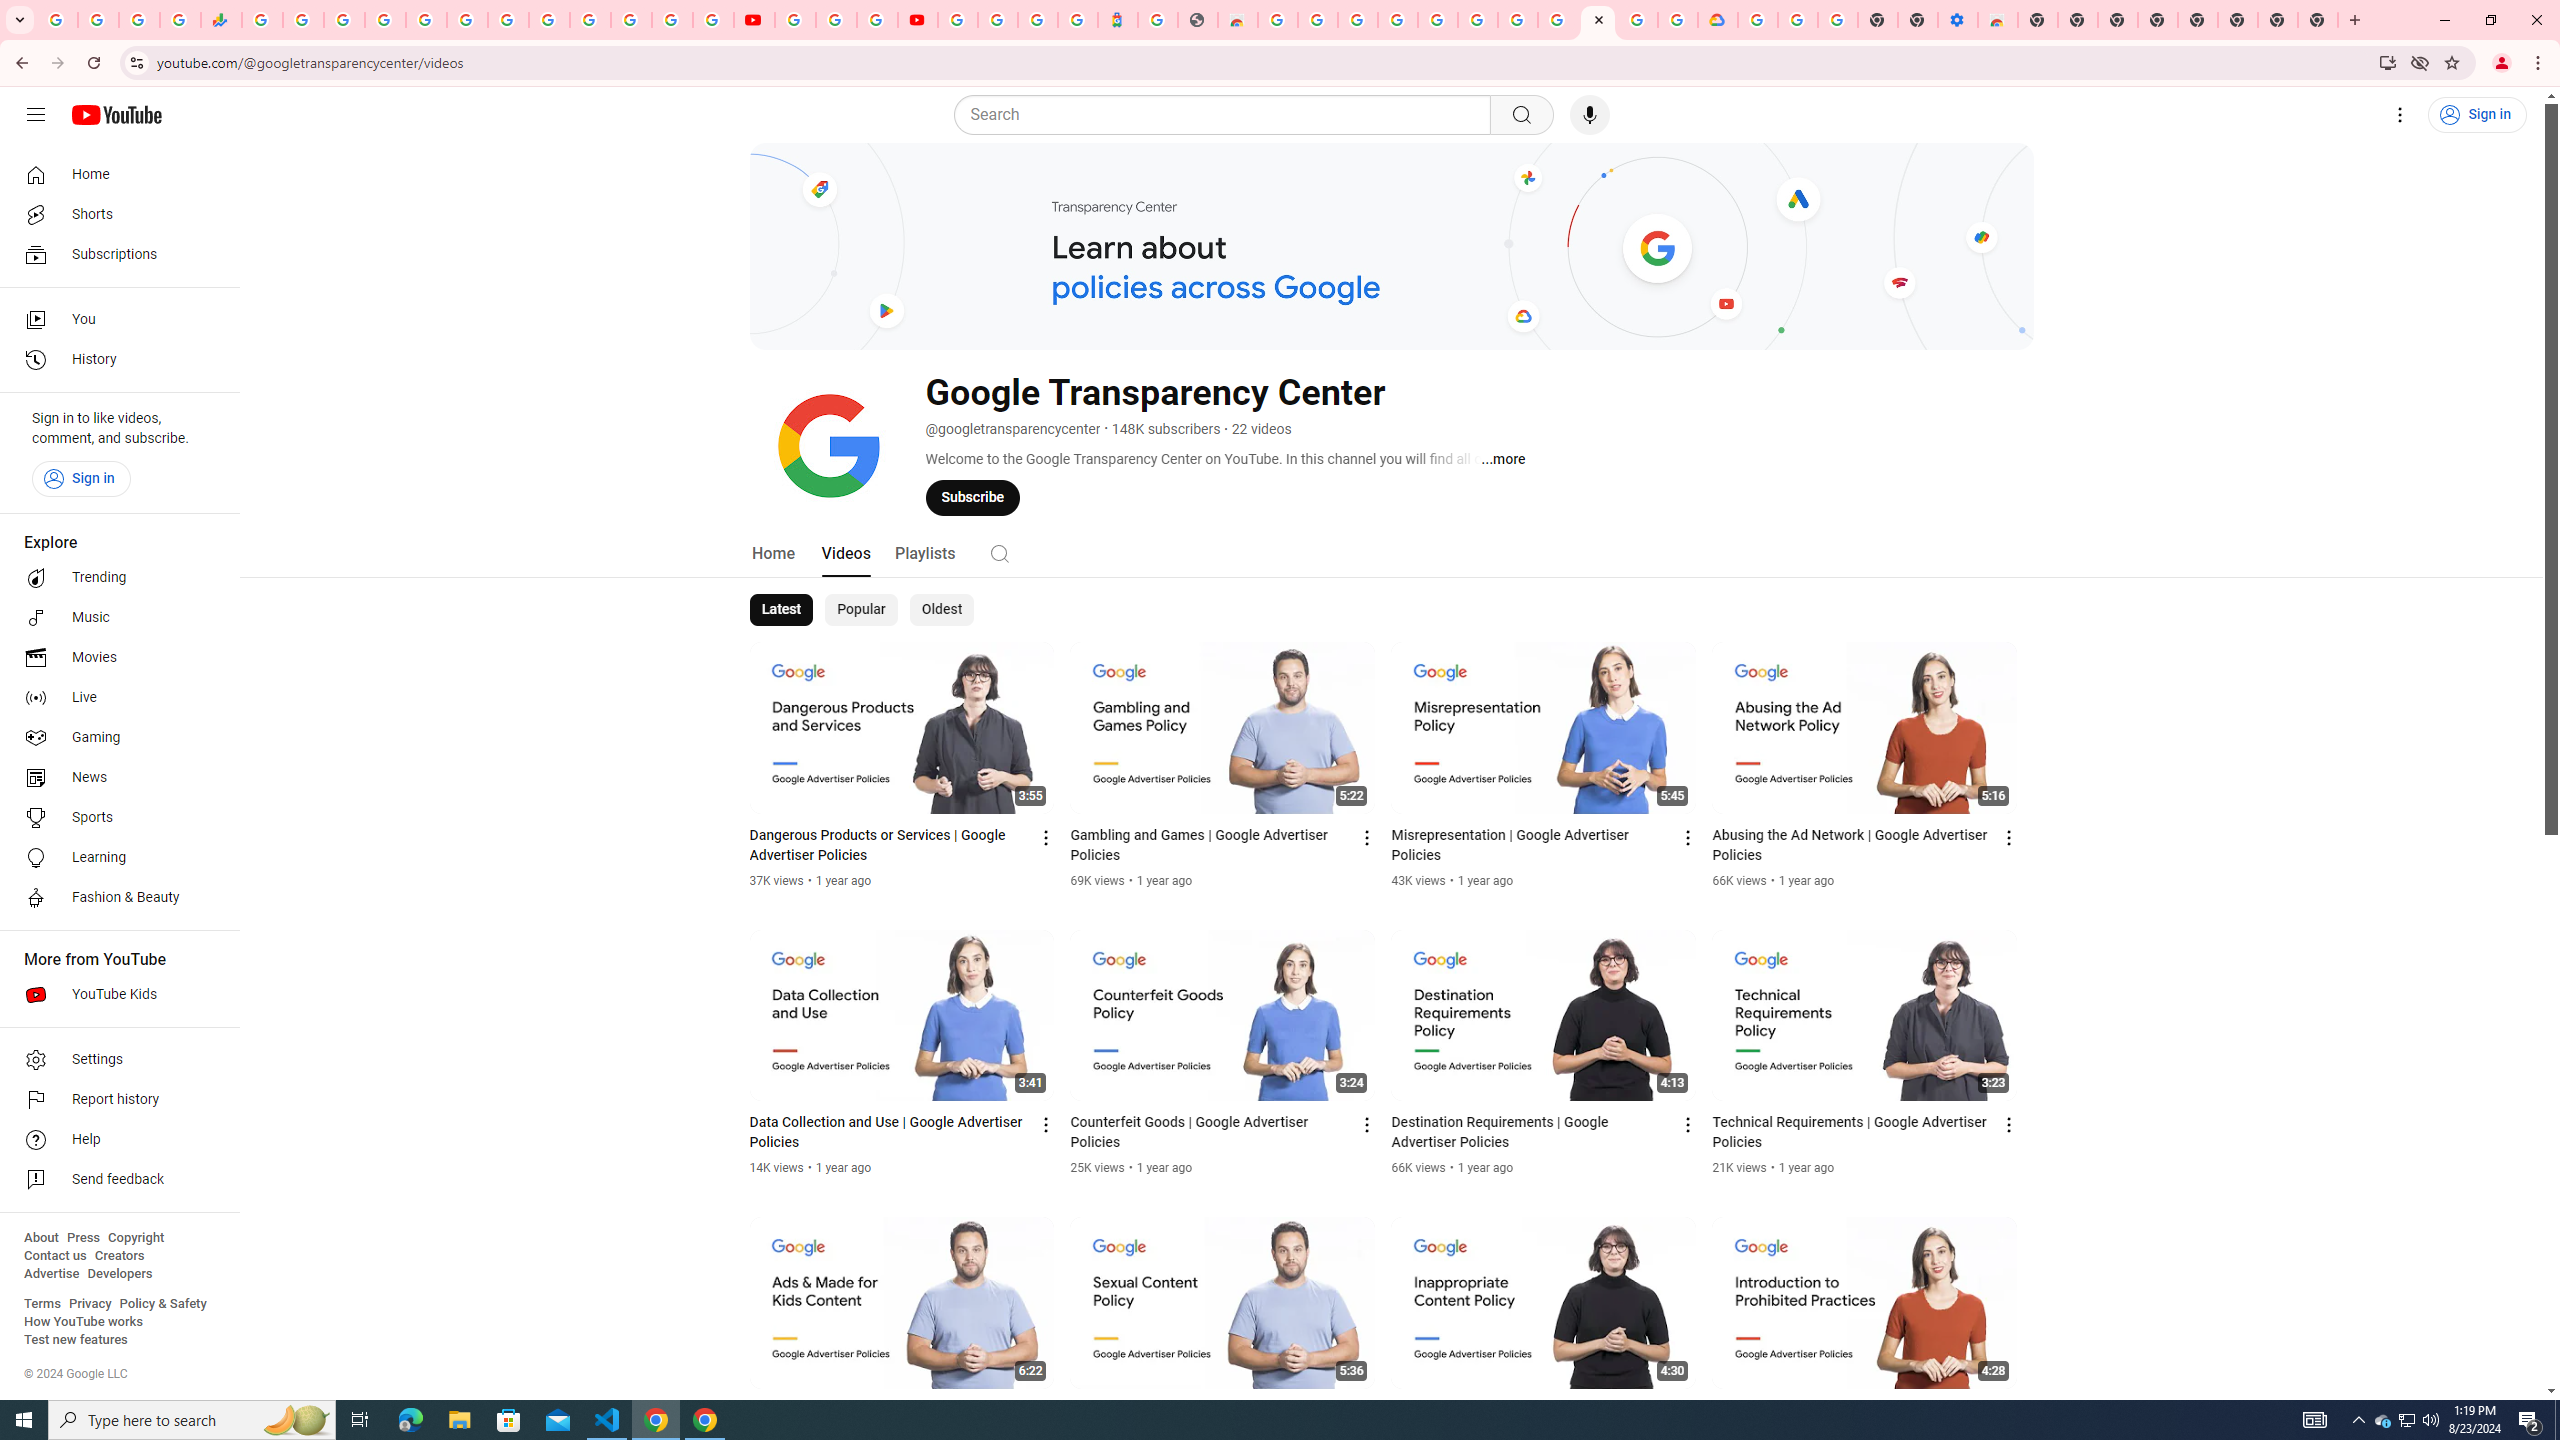 The width and height of the screenshot is (2560, 1440). I want to click on 'History', so click(113, 360).